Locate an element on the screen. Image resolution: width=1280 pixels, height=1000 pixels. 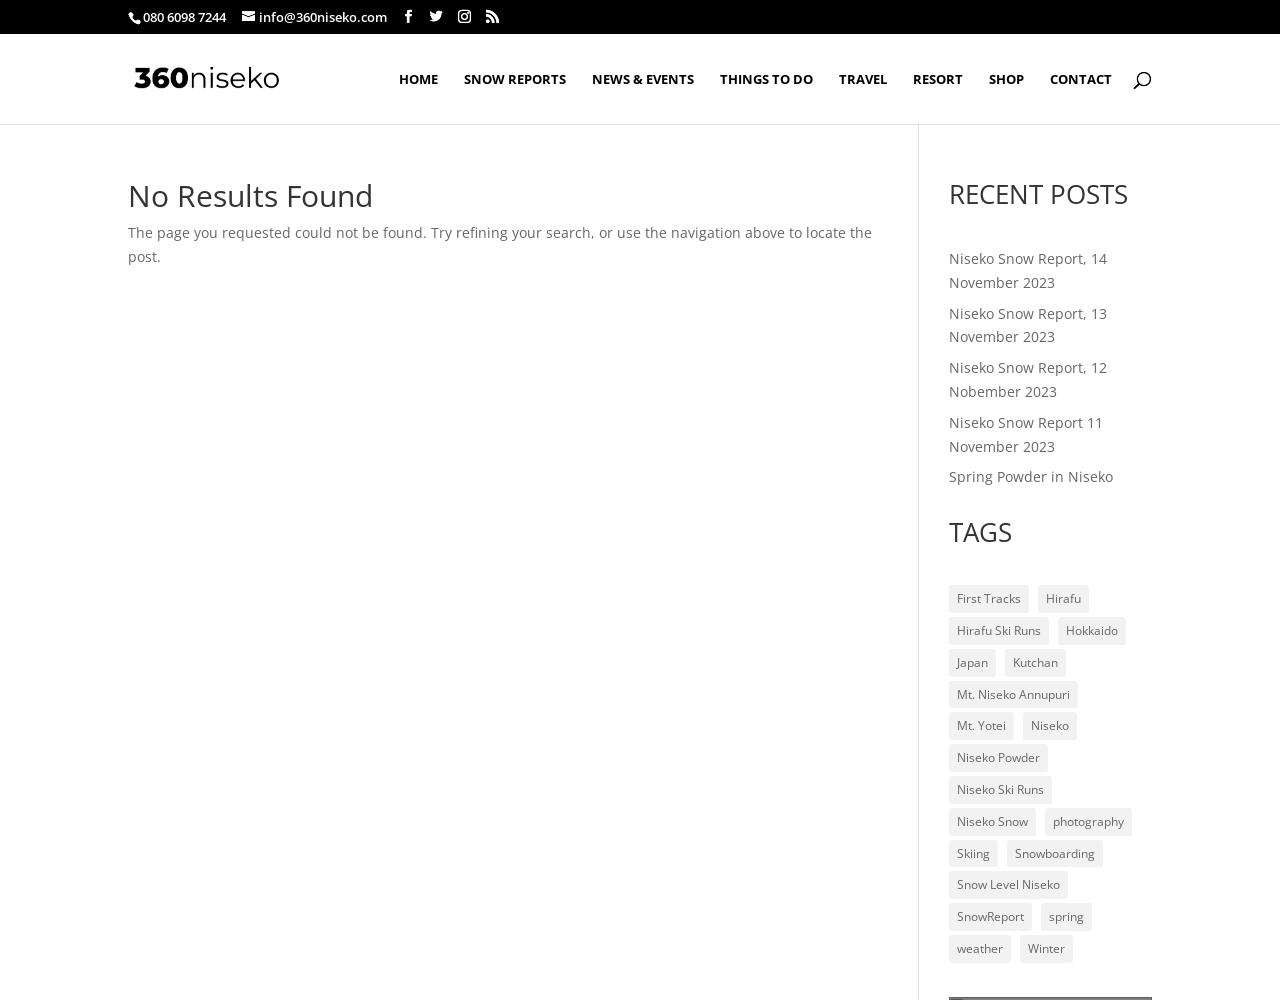
'Contact' is located at coordinates (1079, 77).